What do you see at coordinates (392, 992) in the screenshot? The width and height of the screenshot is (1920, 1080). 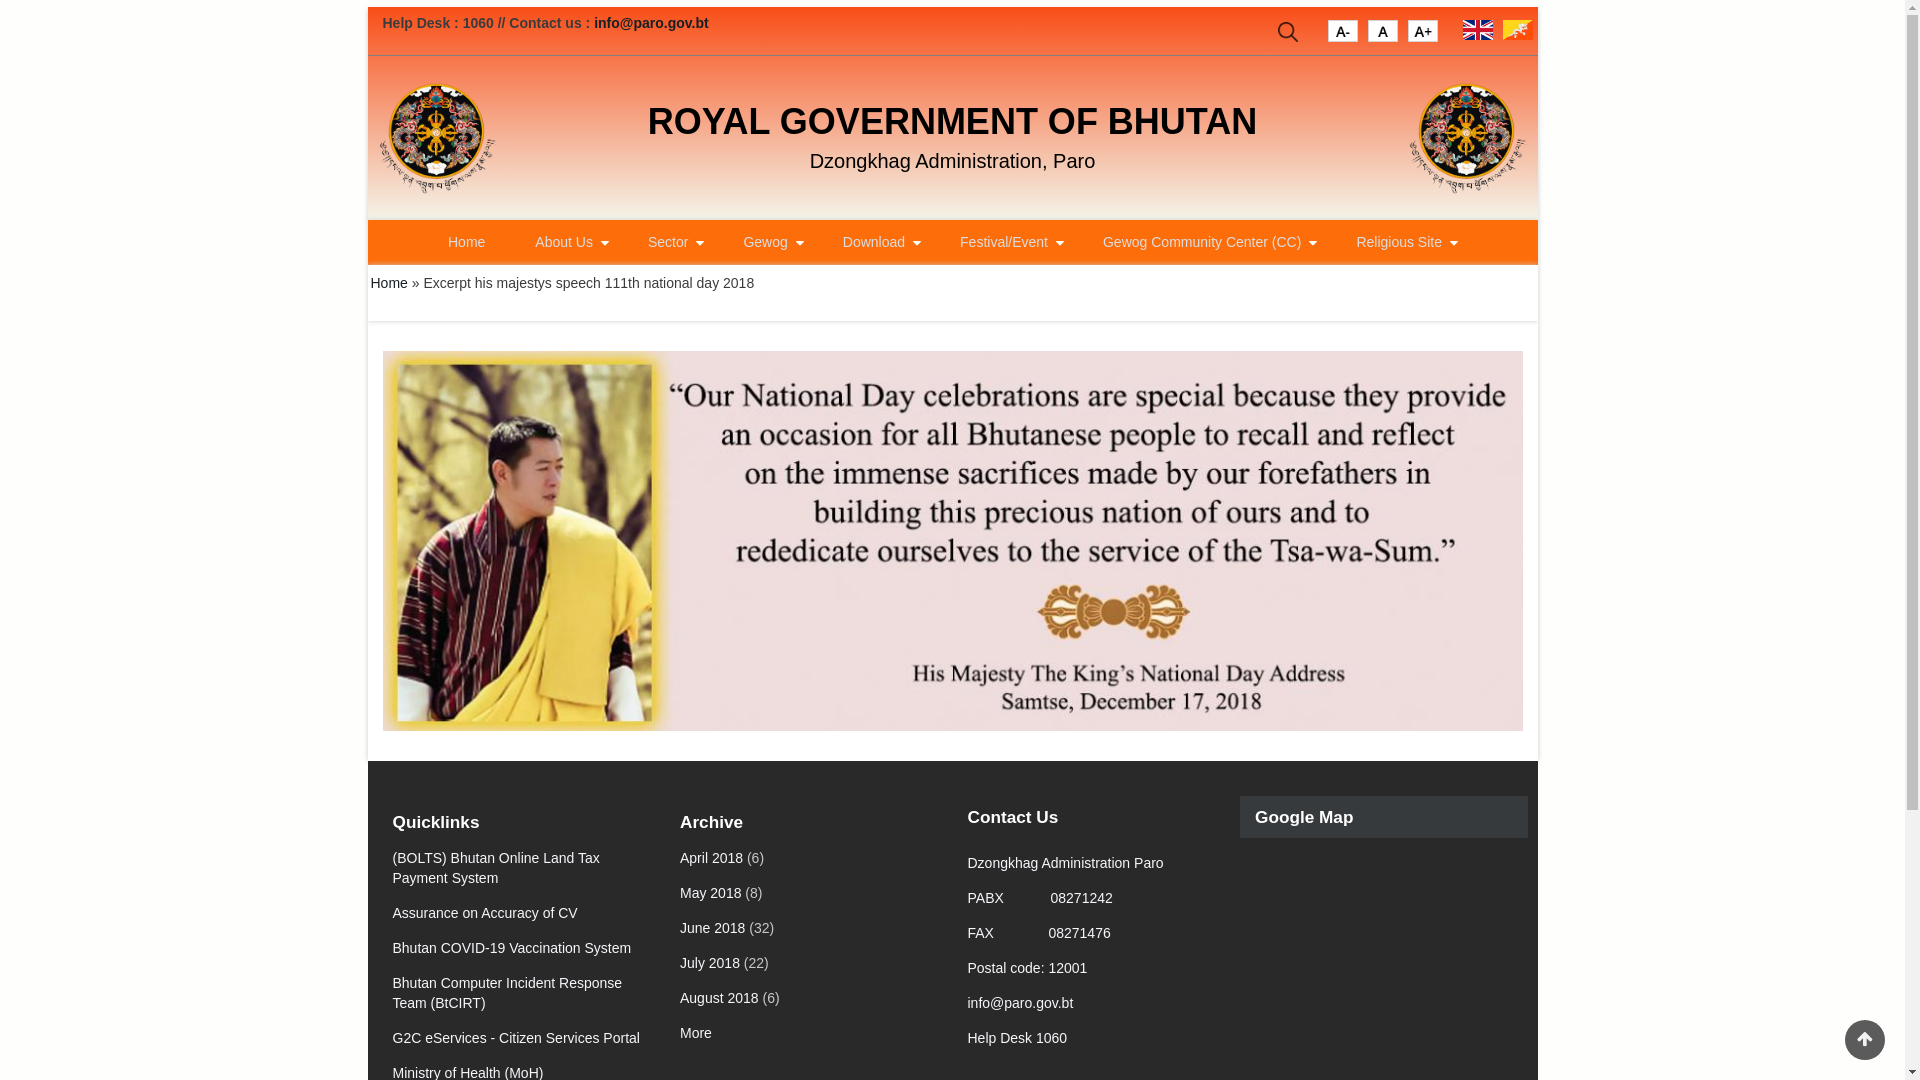 I see `'Bhutan Computer Incident Response Team (BtCIRT)'` at bounding box center [392, 992].